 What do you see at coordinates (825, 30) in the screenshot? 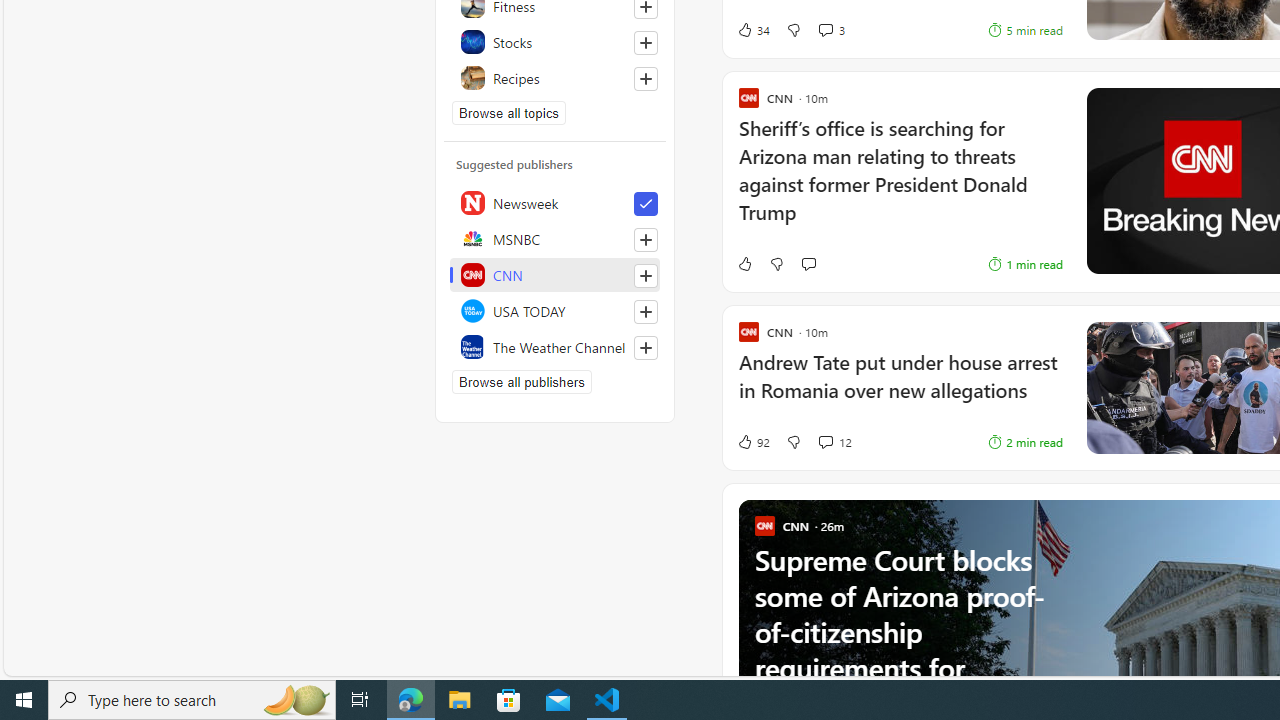
I see `'View comments 3 Comment'` at bounding box center [825, 30].